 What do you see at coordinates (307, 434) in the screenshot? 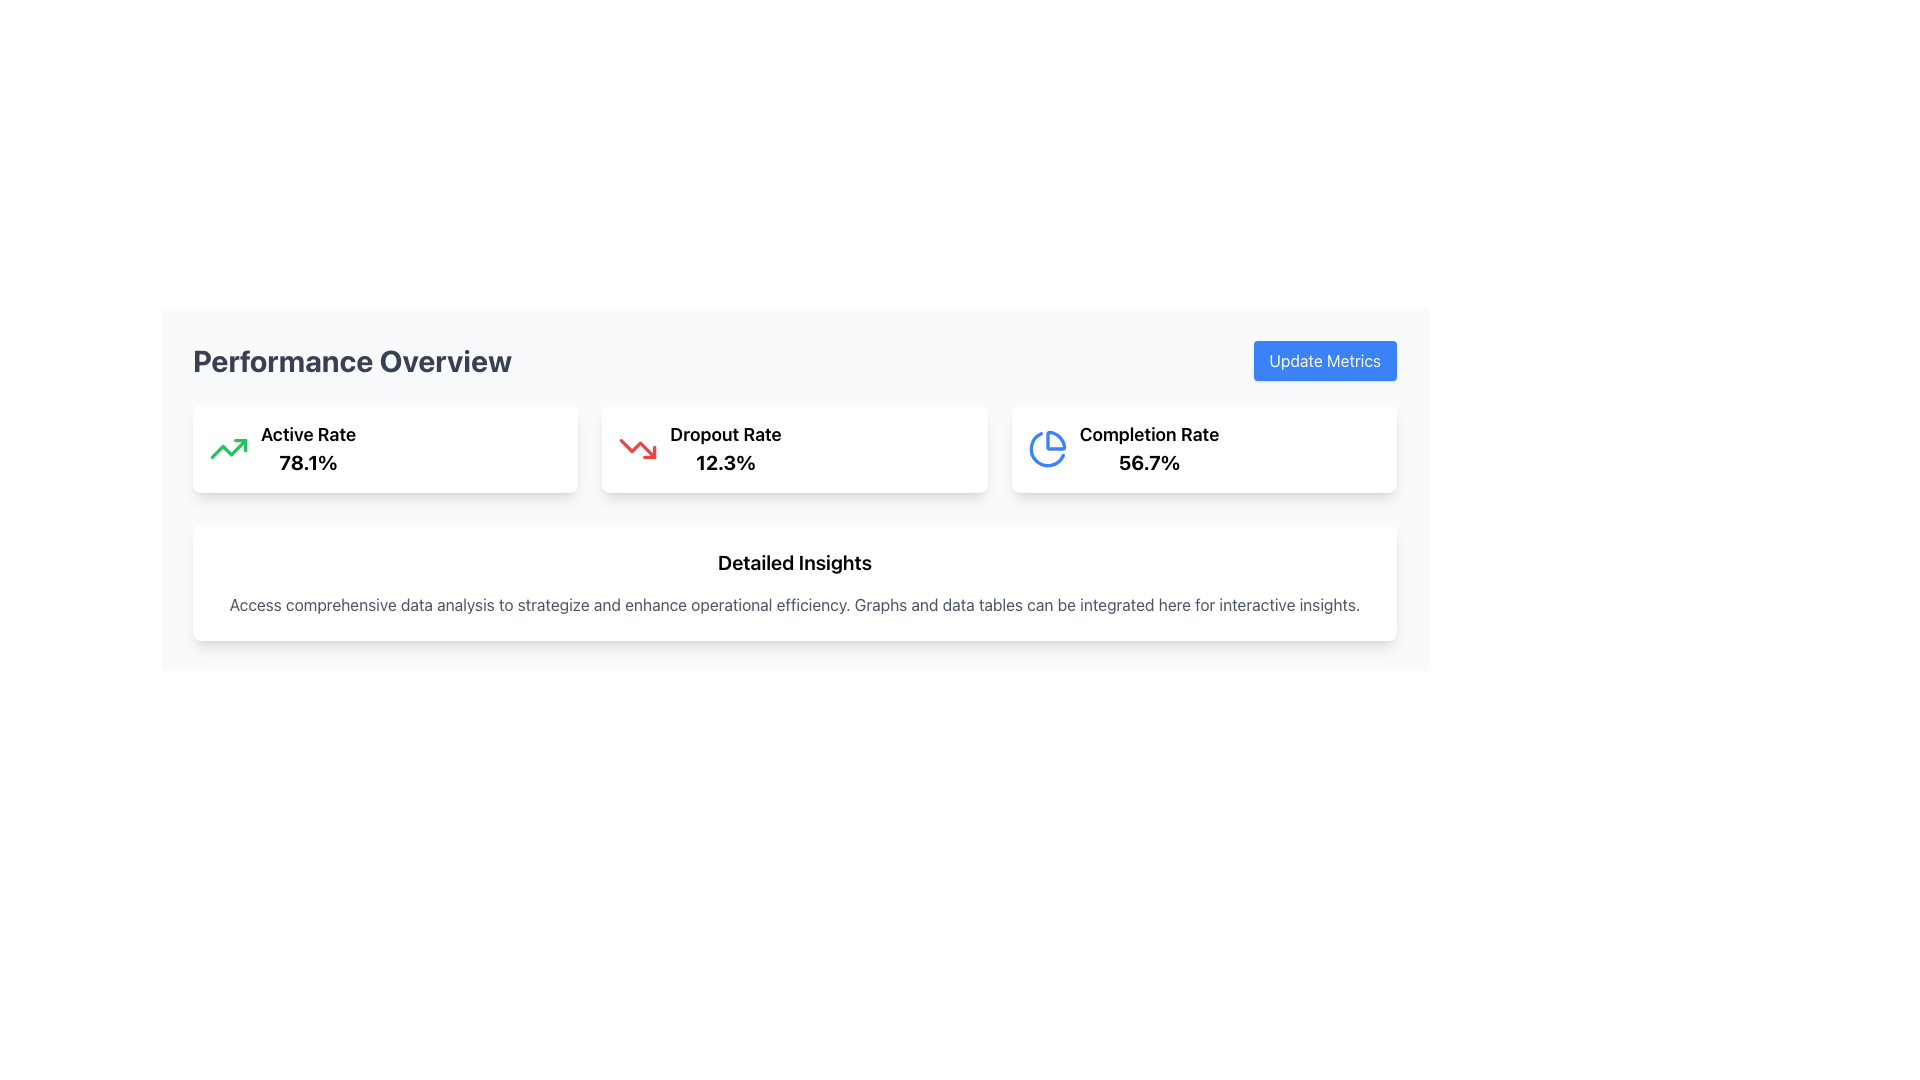
I see `the 'Active Rate' static text element which serves as a label for the metric '78.1%' located at the top of the leftmost card within a row of three cards` at bounding box center [307, 434].